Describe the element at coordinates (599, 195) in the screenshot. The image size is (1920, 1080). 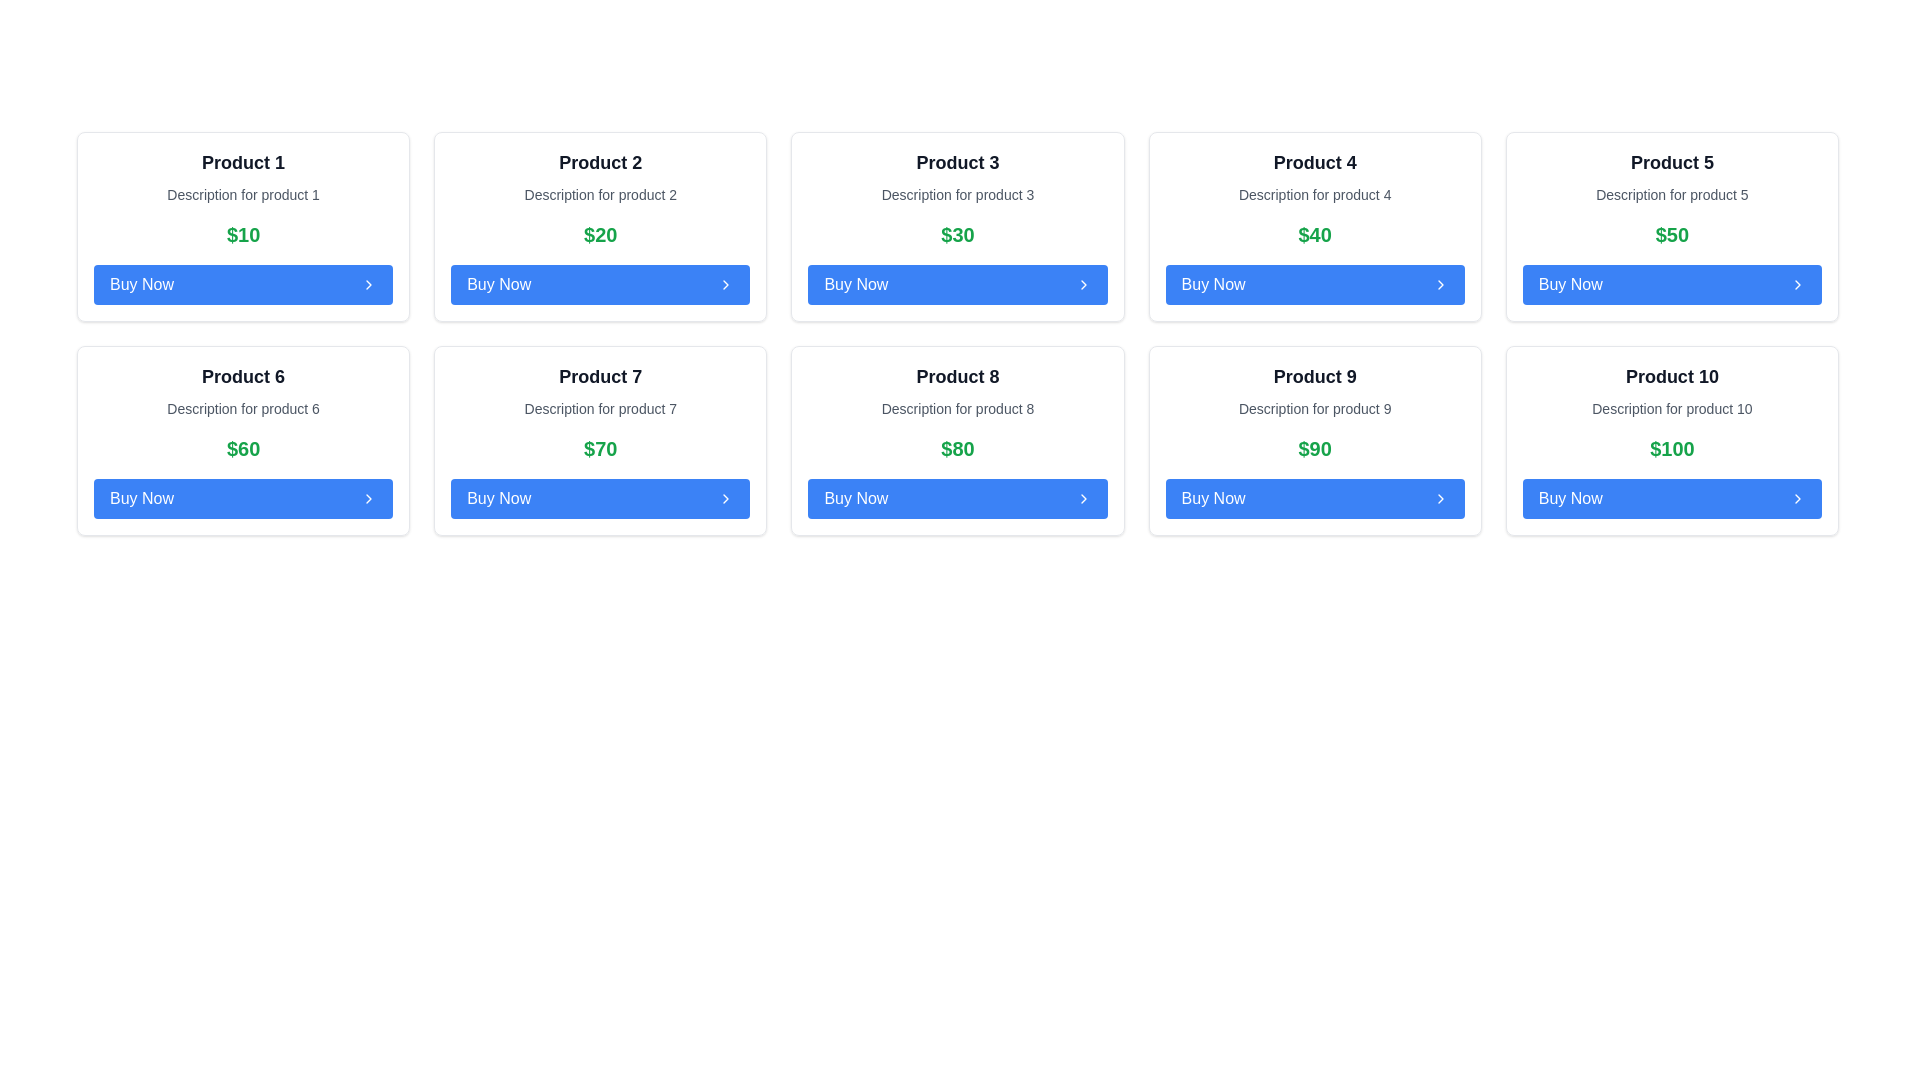
I see `the Text Label that reads 'Description for product 2', which is positioned below the title 'Product 2' and above the price display '$20' in the second product card of a 2x5 grid layout` at that location.